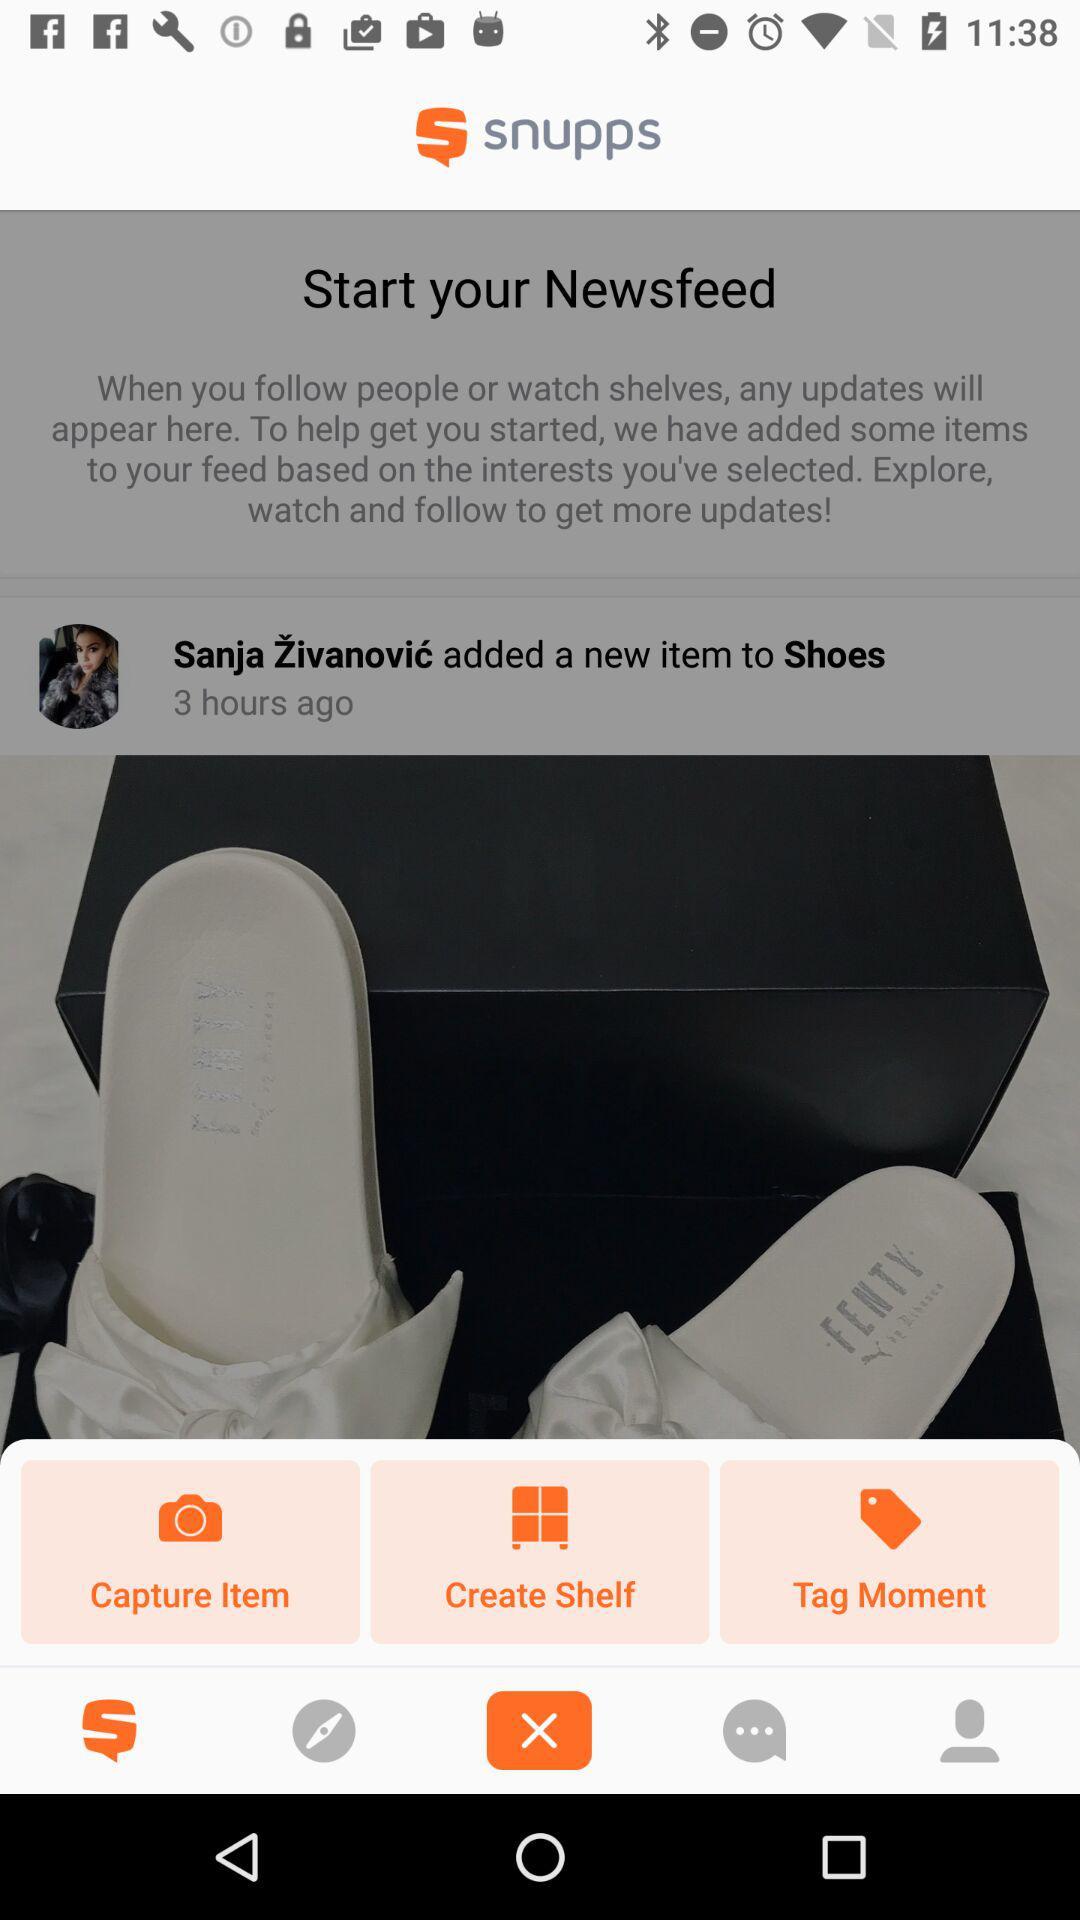 Image resolution: width=1080 pixels, height=1920 pixels. I want to click on close, so click(538, 1729).